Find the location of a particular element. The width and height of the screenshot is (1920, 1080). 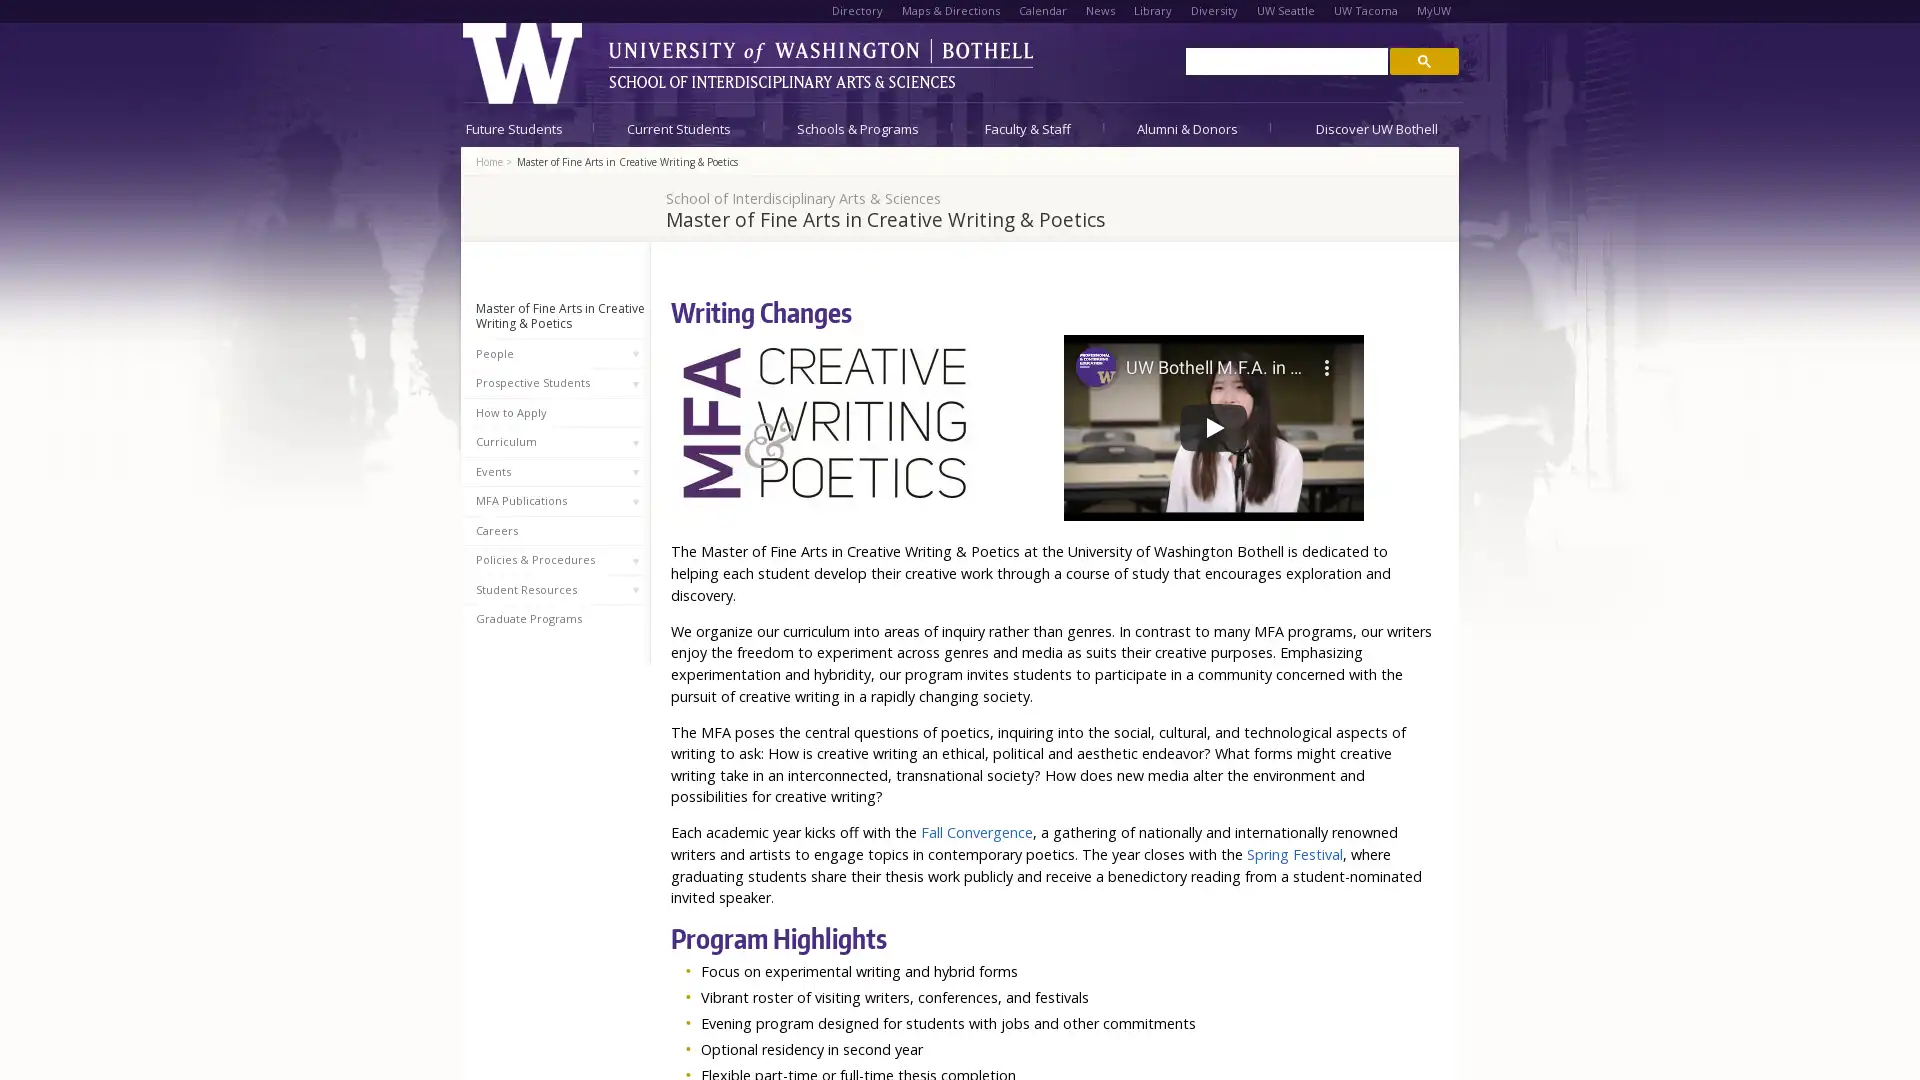

search is located at coordinates (1423, 59).